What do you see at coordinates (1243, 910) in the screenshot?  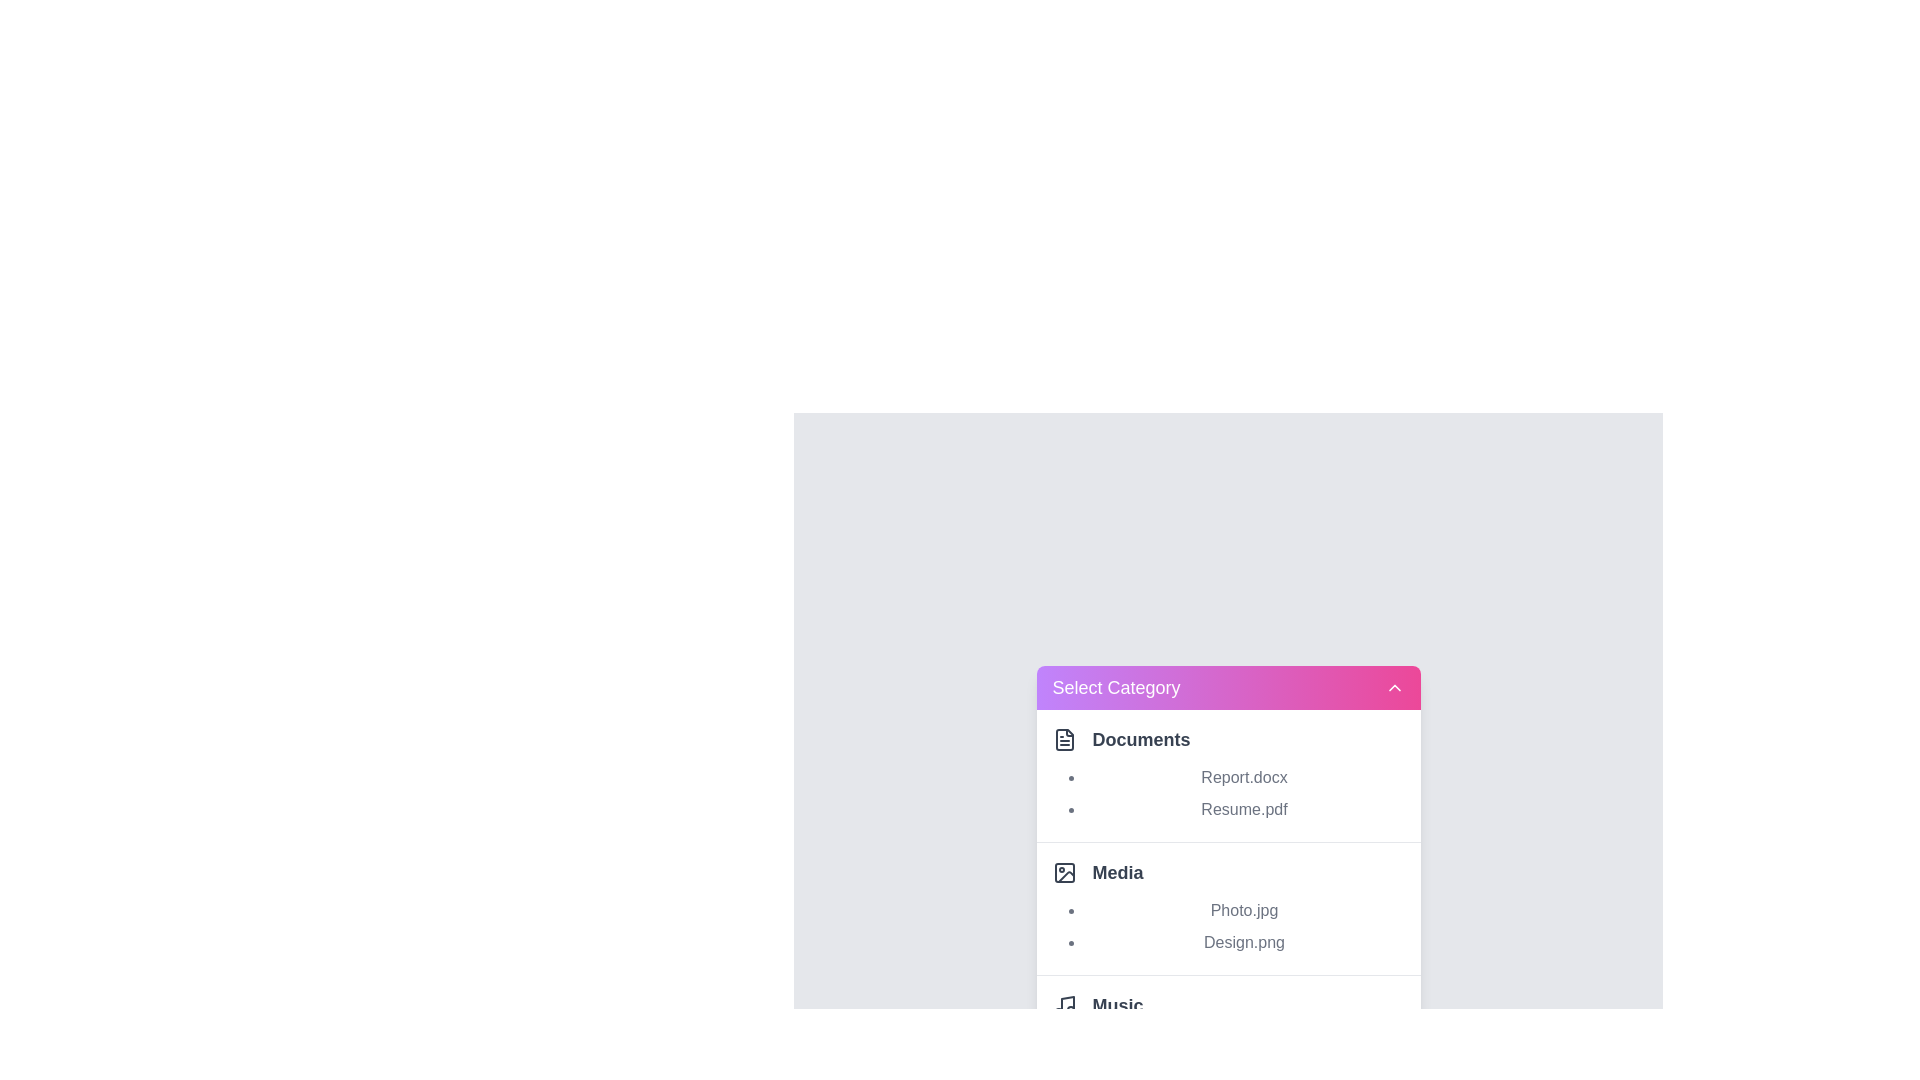 I see `the text list item displaying 'Photo.jpg' in the Media section` at bounding box center [1243, 910].